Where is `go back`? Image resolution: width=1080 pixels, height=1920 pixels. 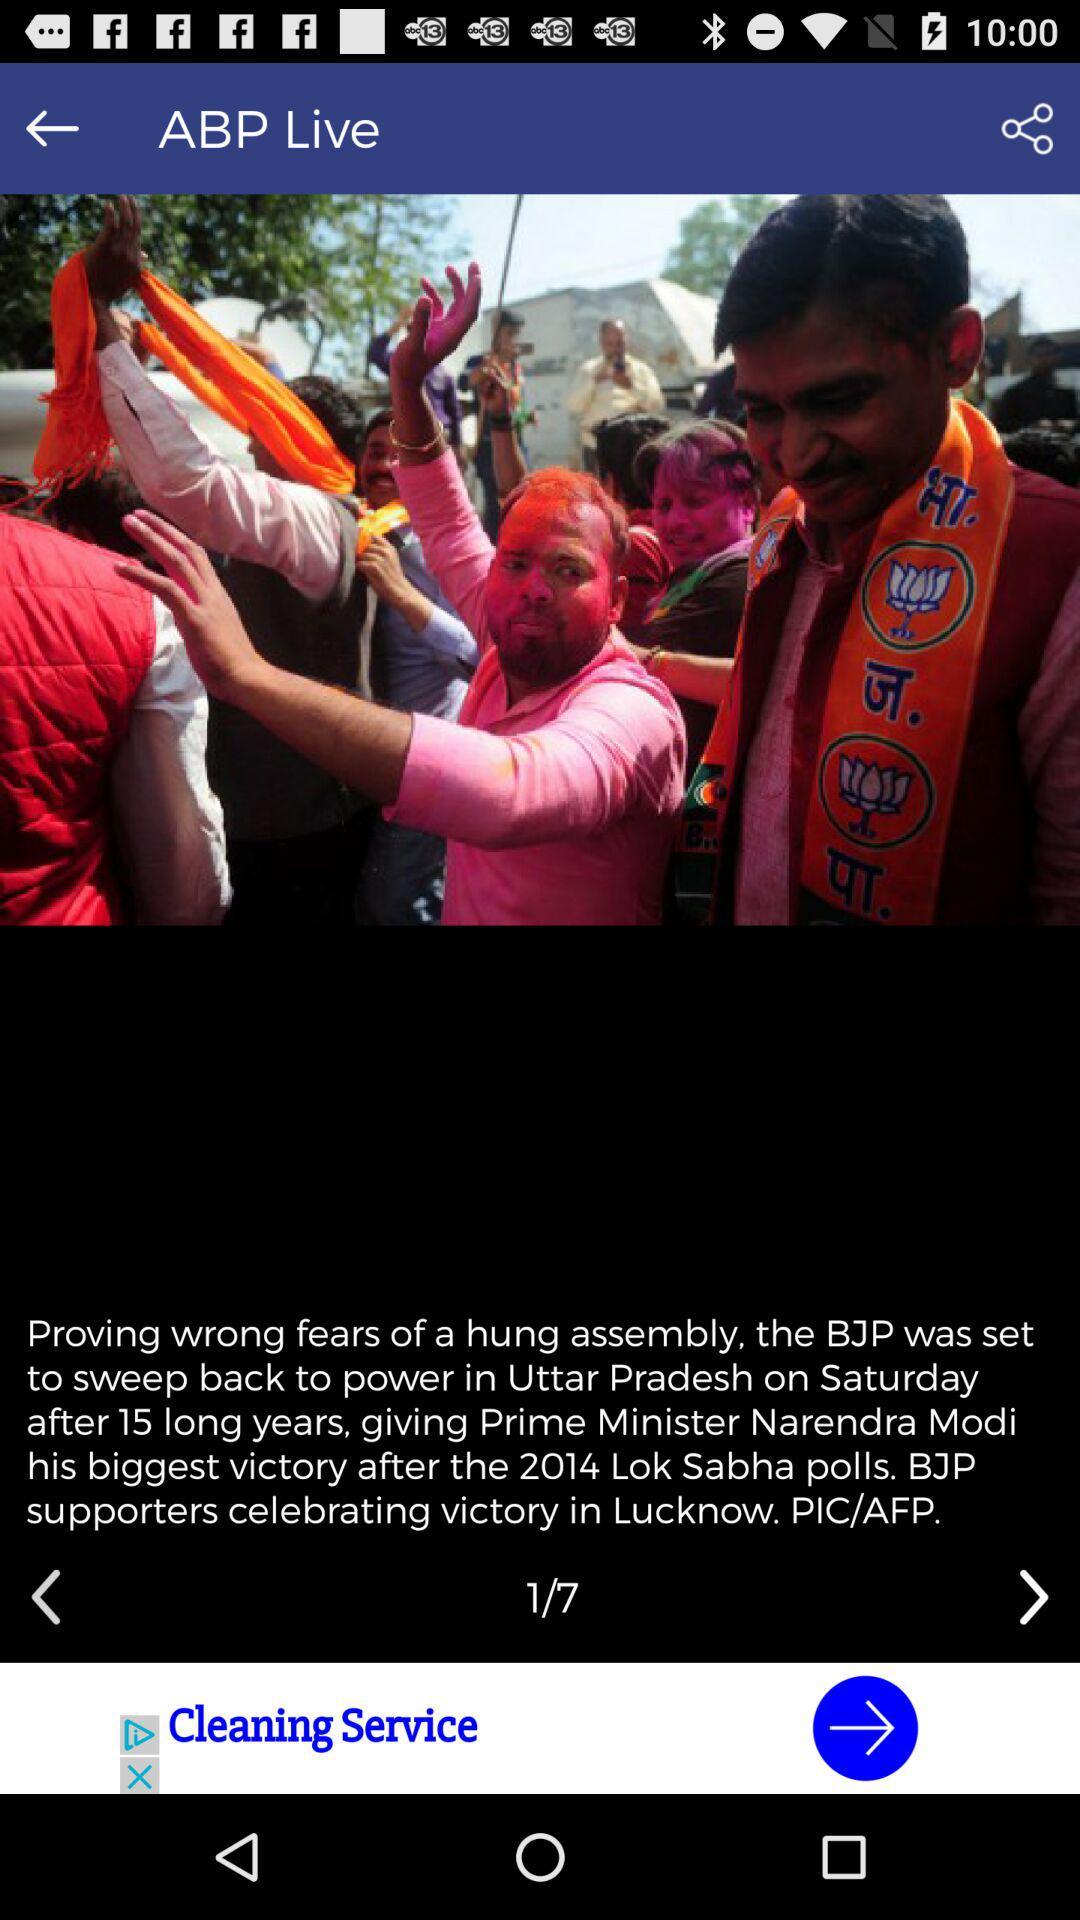
go back is located at coordinates (51, 127).